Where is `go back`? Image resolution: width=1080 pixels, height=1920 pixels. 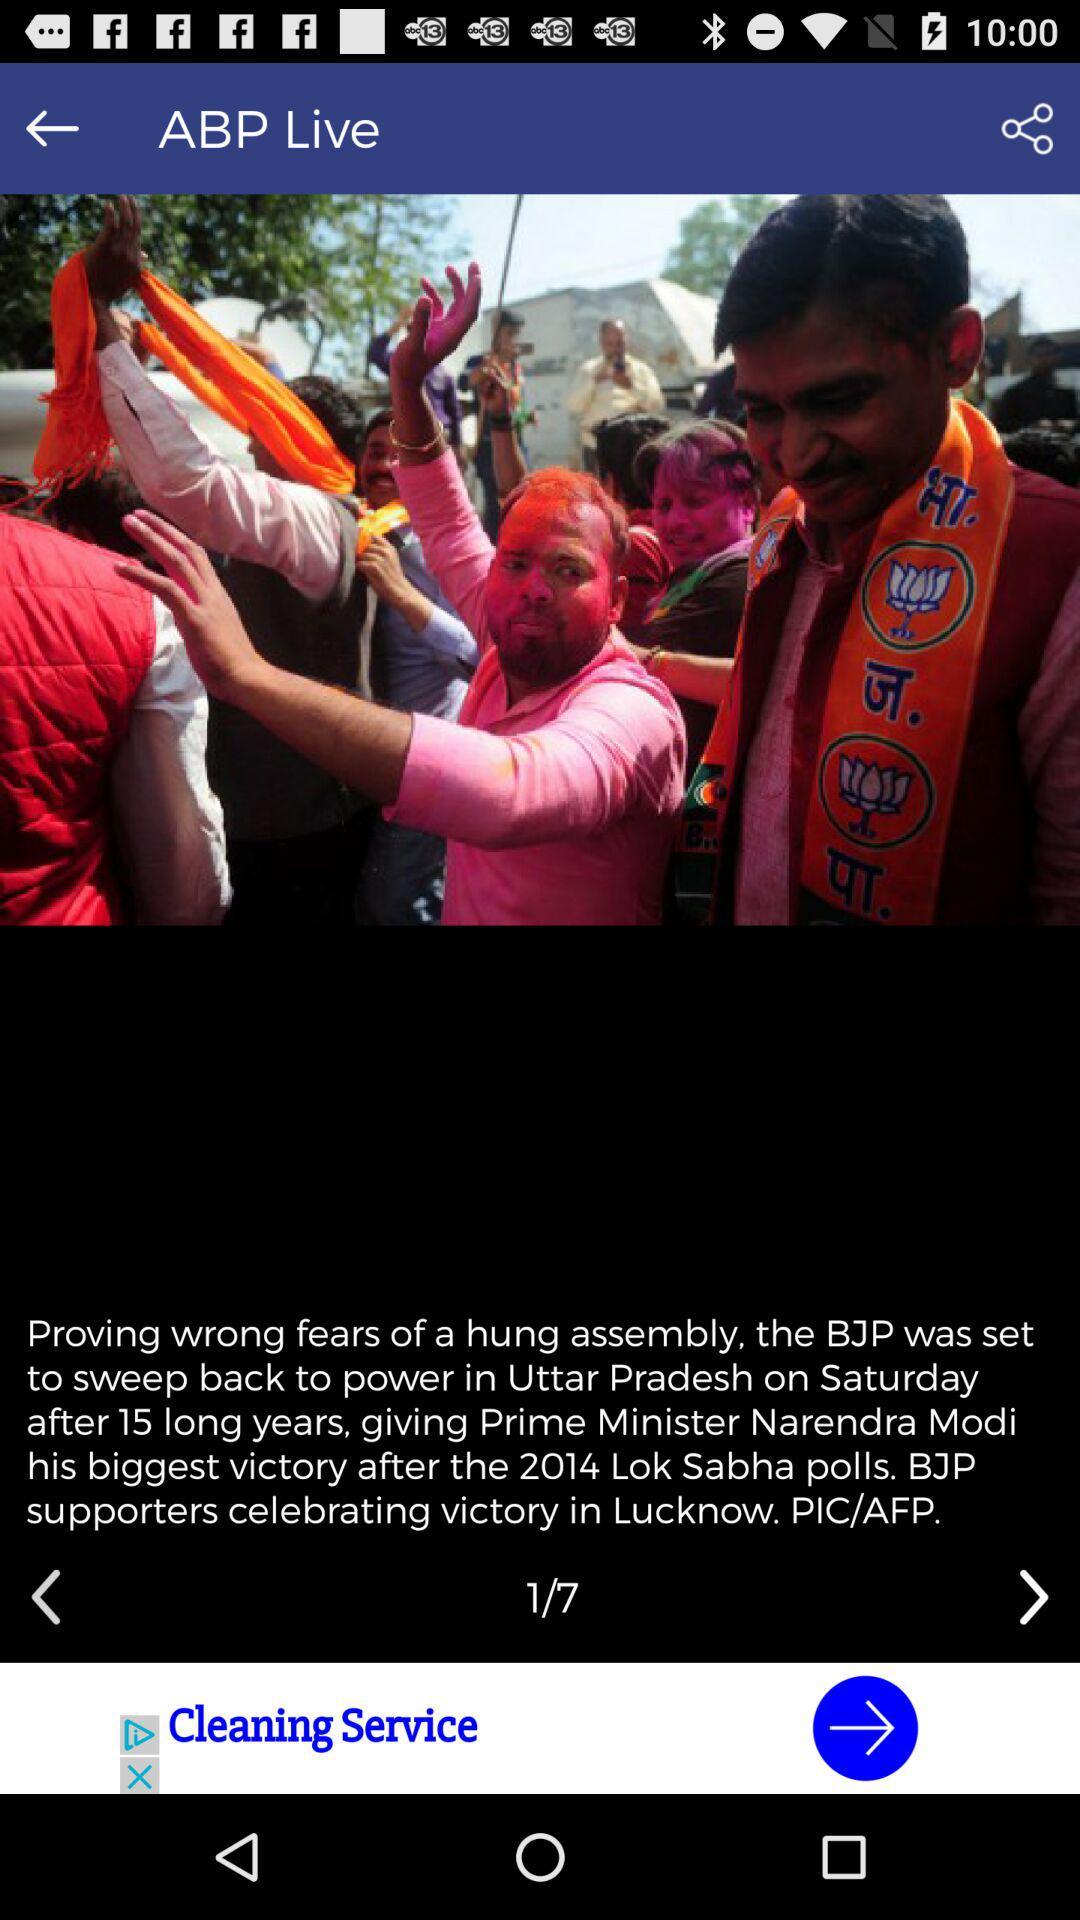
go back is located at coordinates (51, 127).